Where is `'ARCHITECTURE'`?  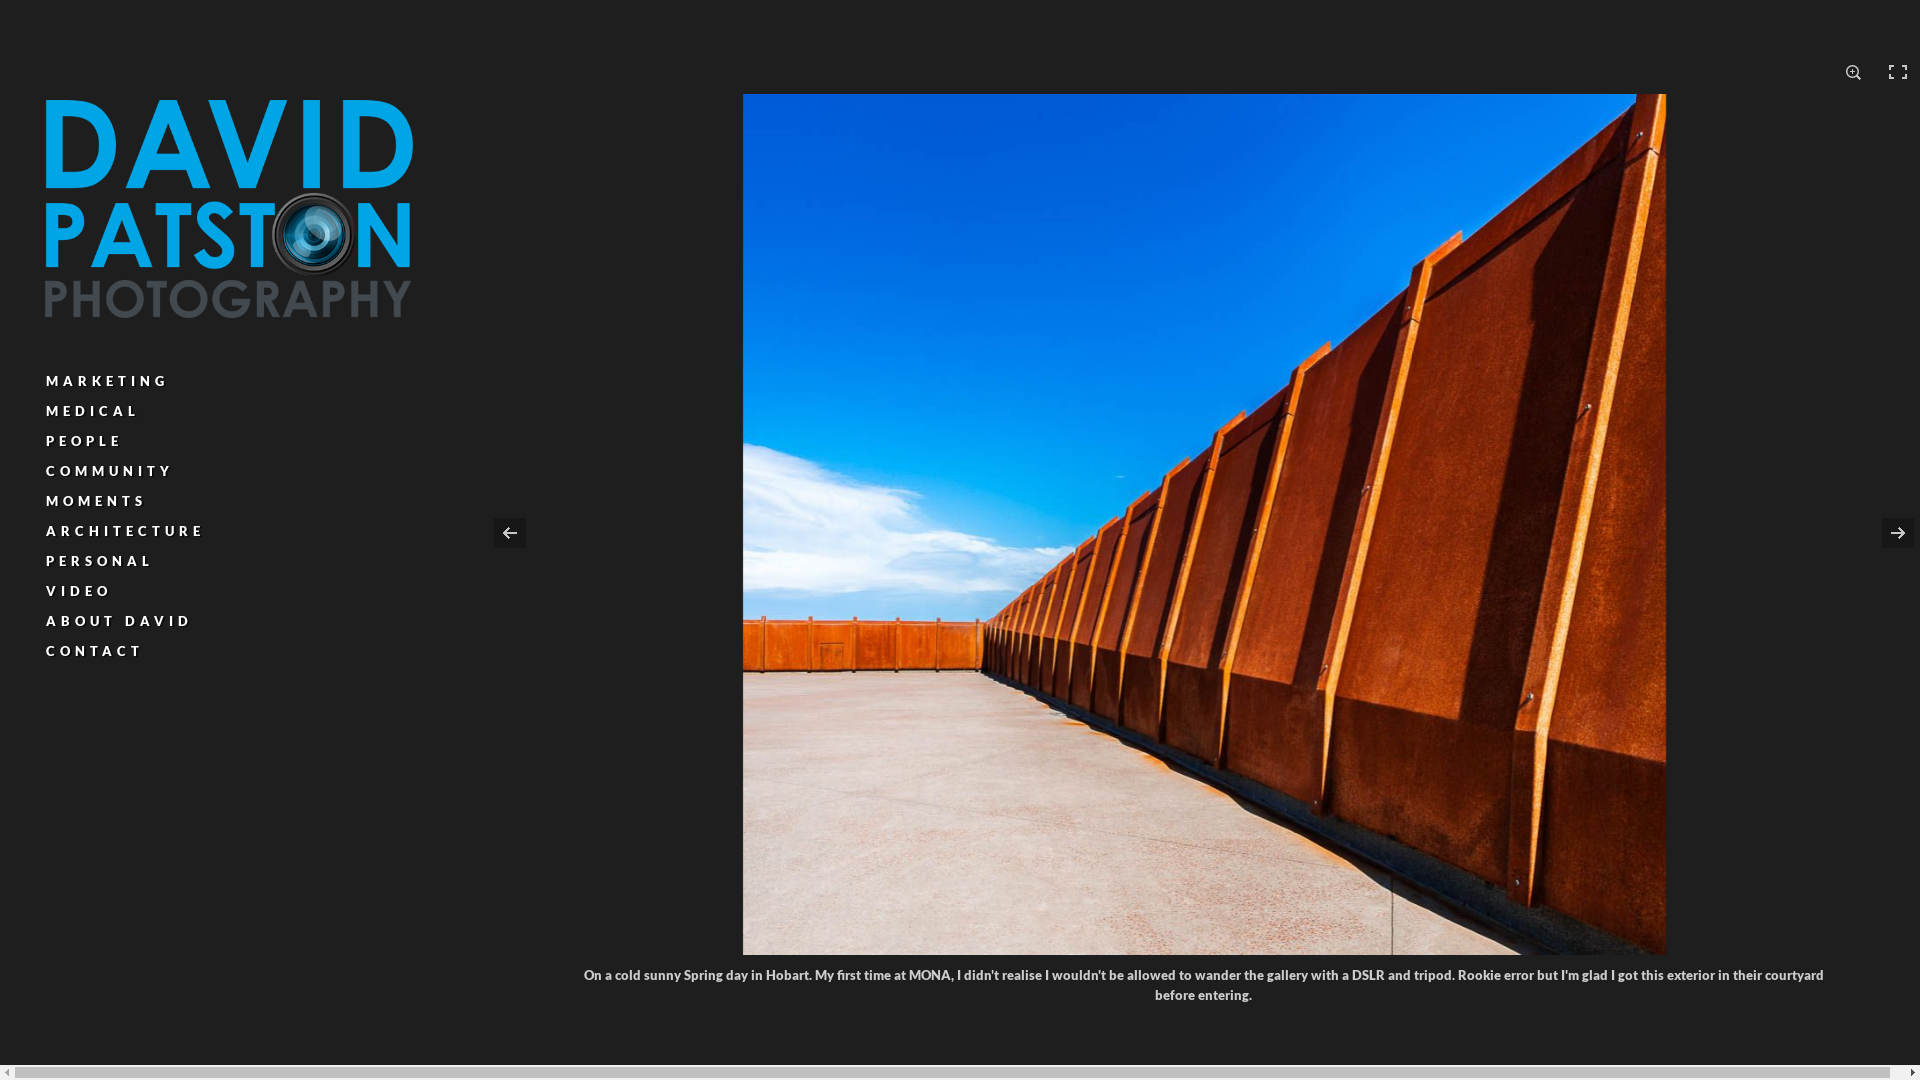 'ARCHITECTURE' is located at coordinates (46, 530).